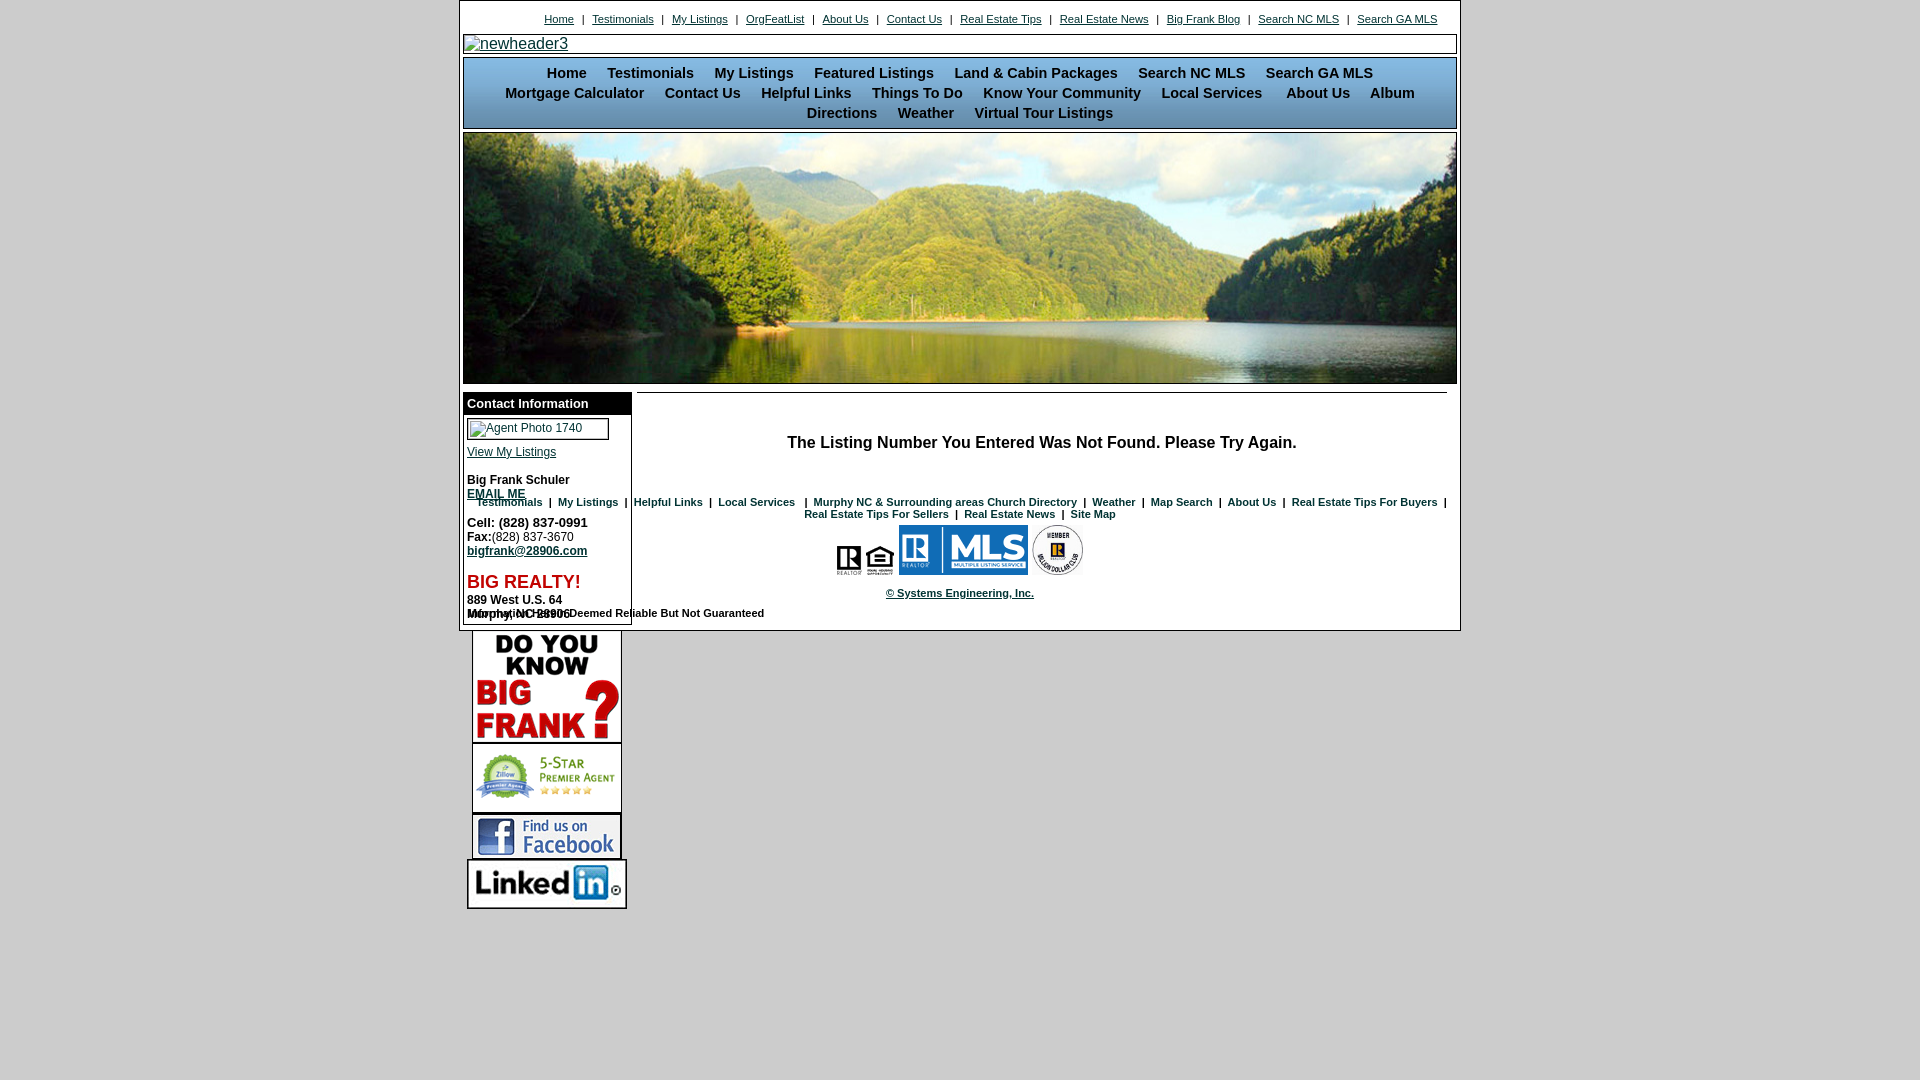 This screenshot has height=1080, width=1920. I want to click on 'Search GA MLS', so click(1319, 72).